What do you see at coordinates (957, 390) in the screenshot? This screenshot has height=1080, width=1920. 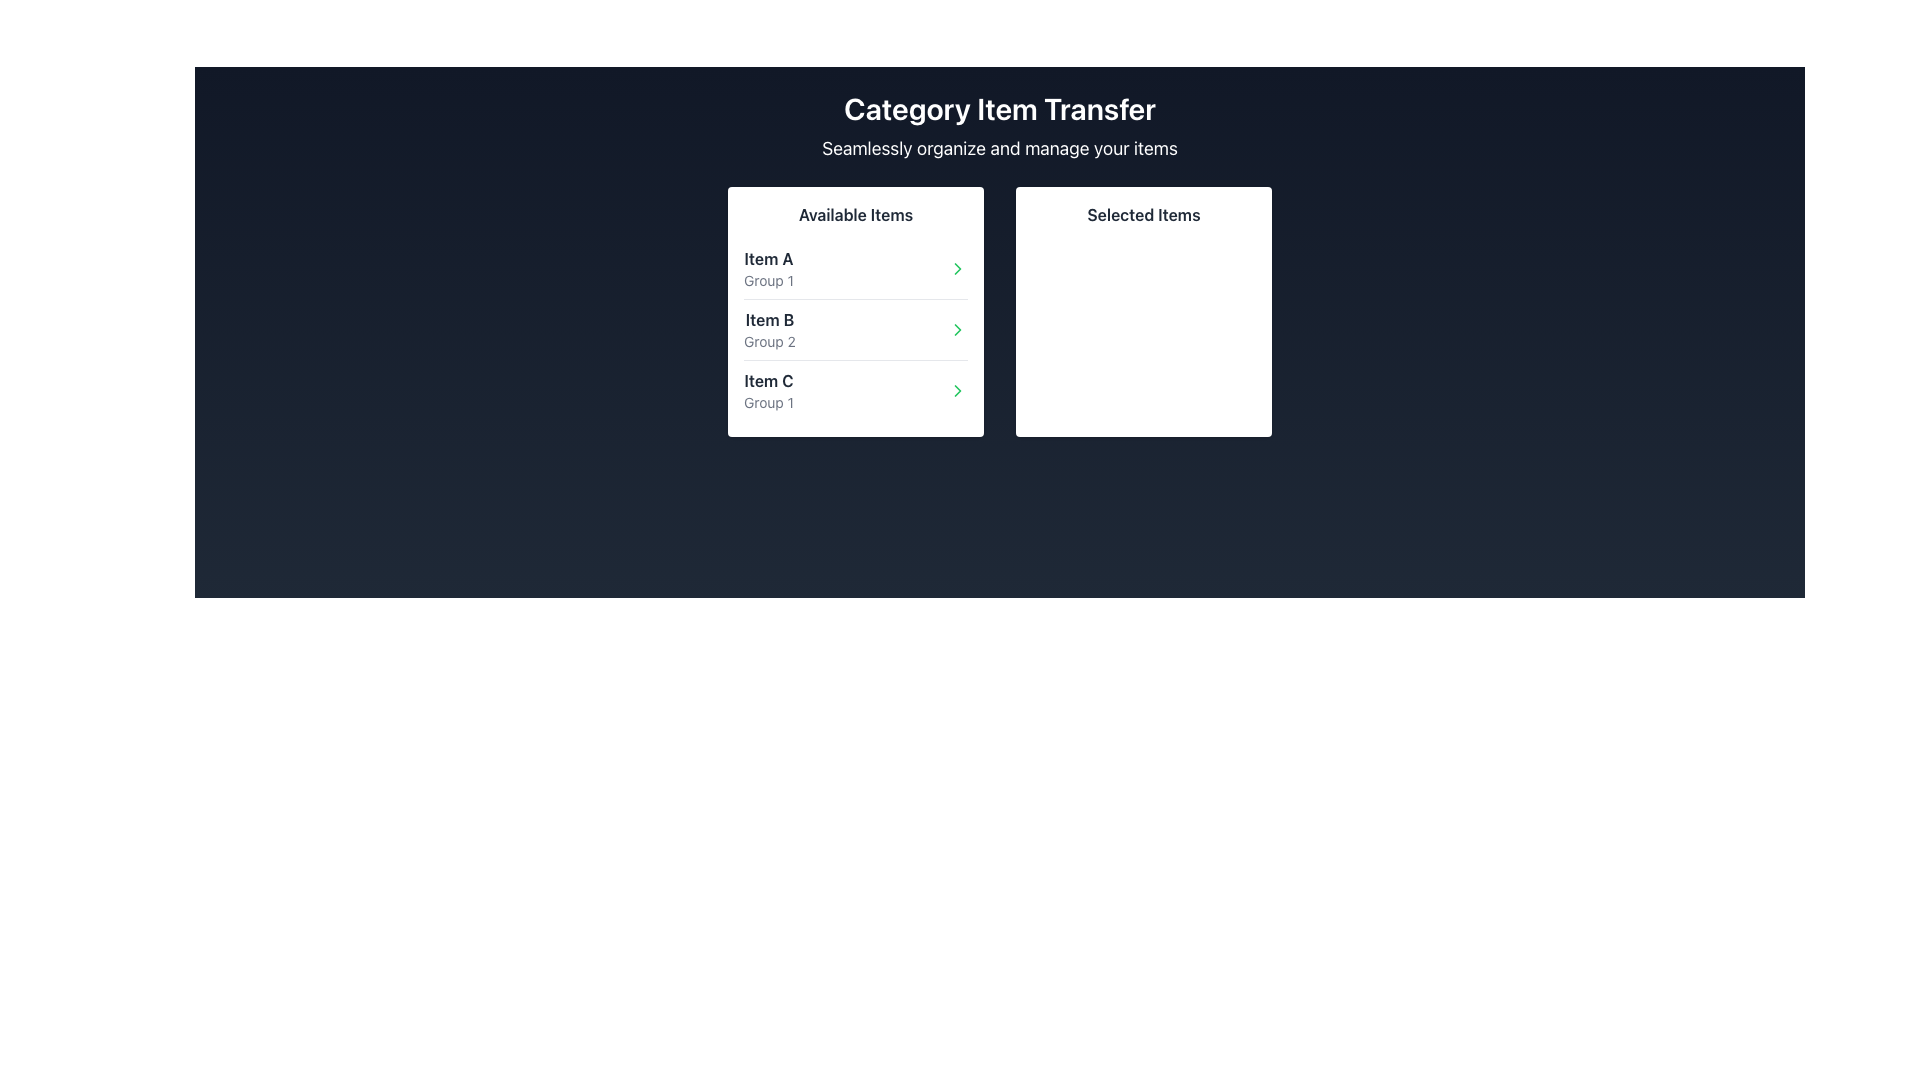 I see `the small rightward green arrow icon located to the far right of the 'Item C' entry in the 'Available Items' list` at bounding box center [957, 390].